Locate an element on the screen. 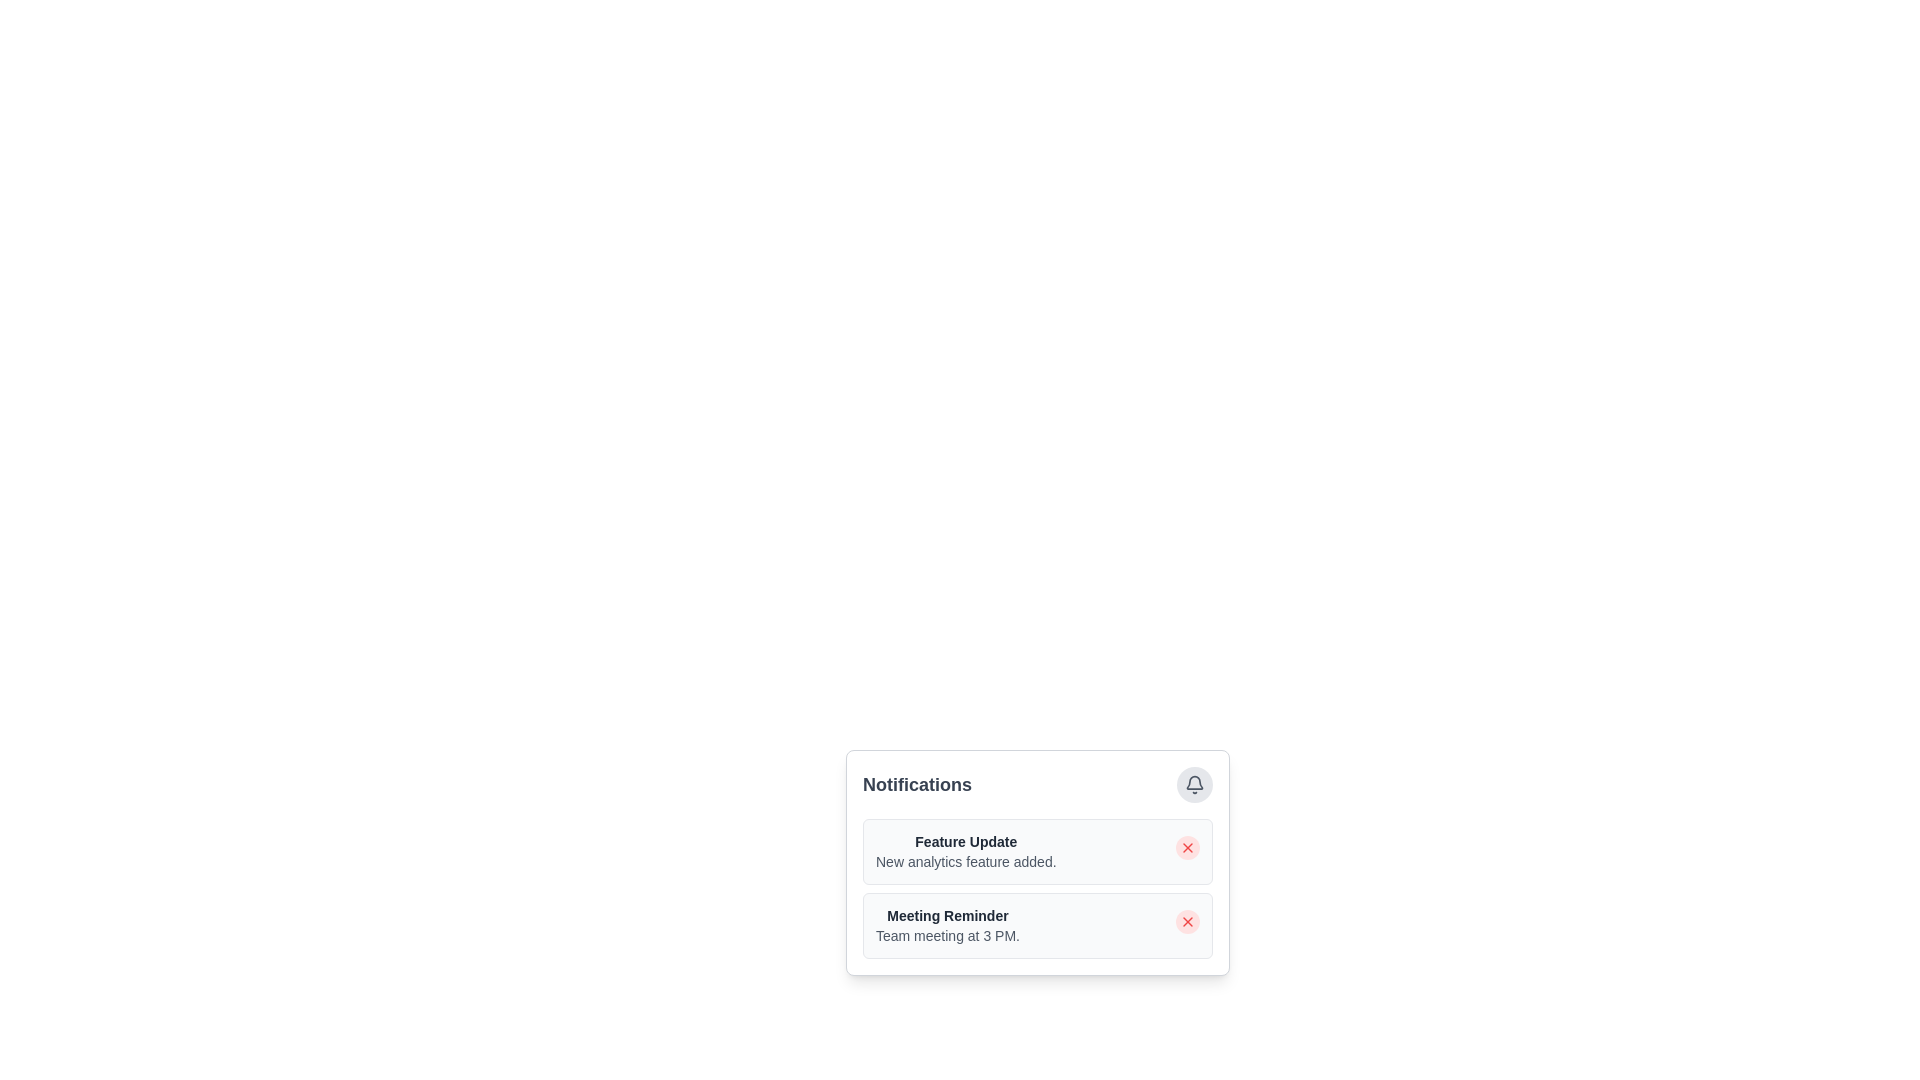 This screenshot has width=1920, height=1080. the minimalistic bell icon located in the upper-right corner of the notifications panel to trigger any available tooltip is located at coordinates (1195, 784).